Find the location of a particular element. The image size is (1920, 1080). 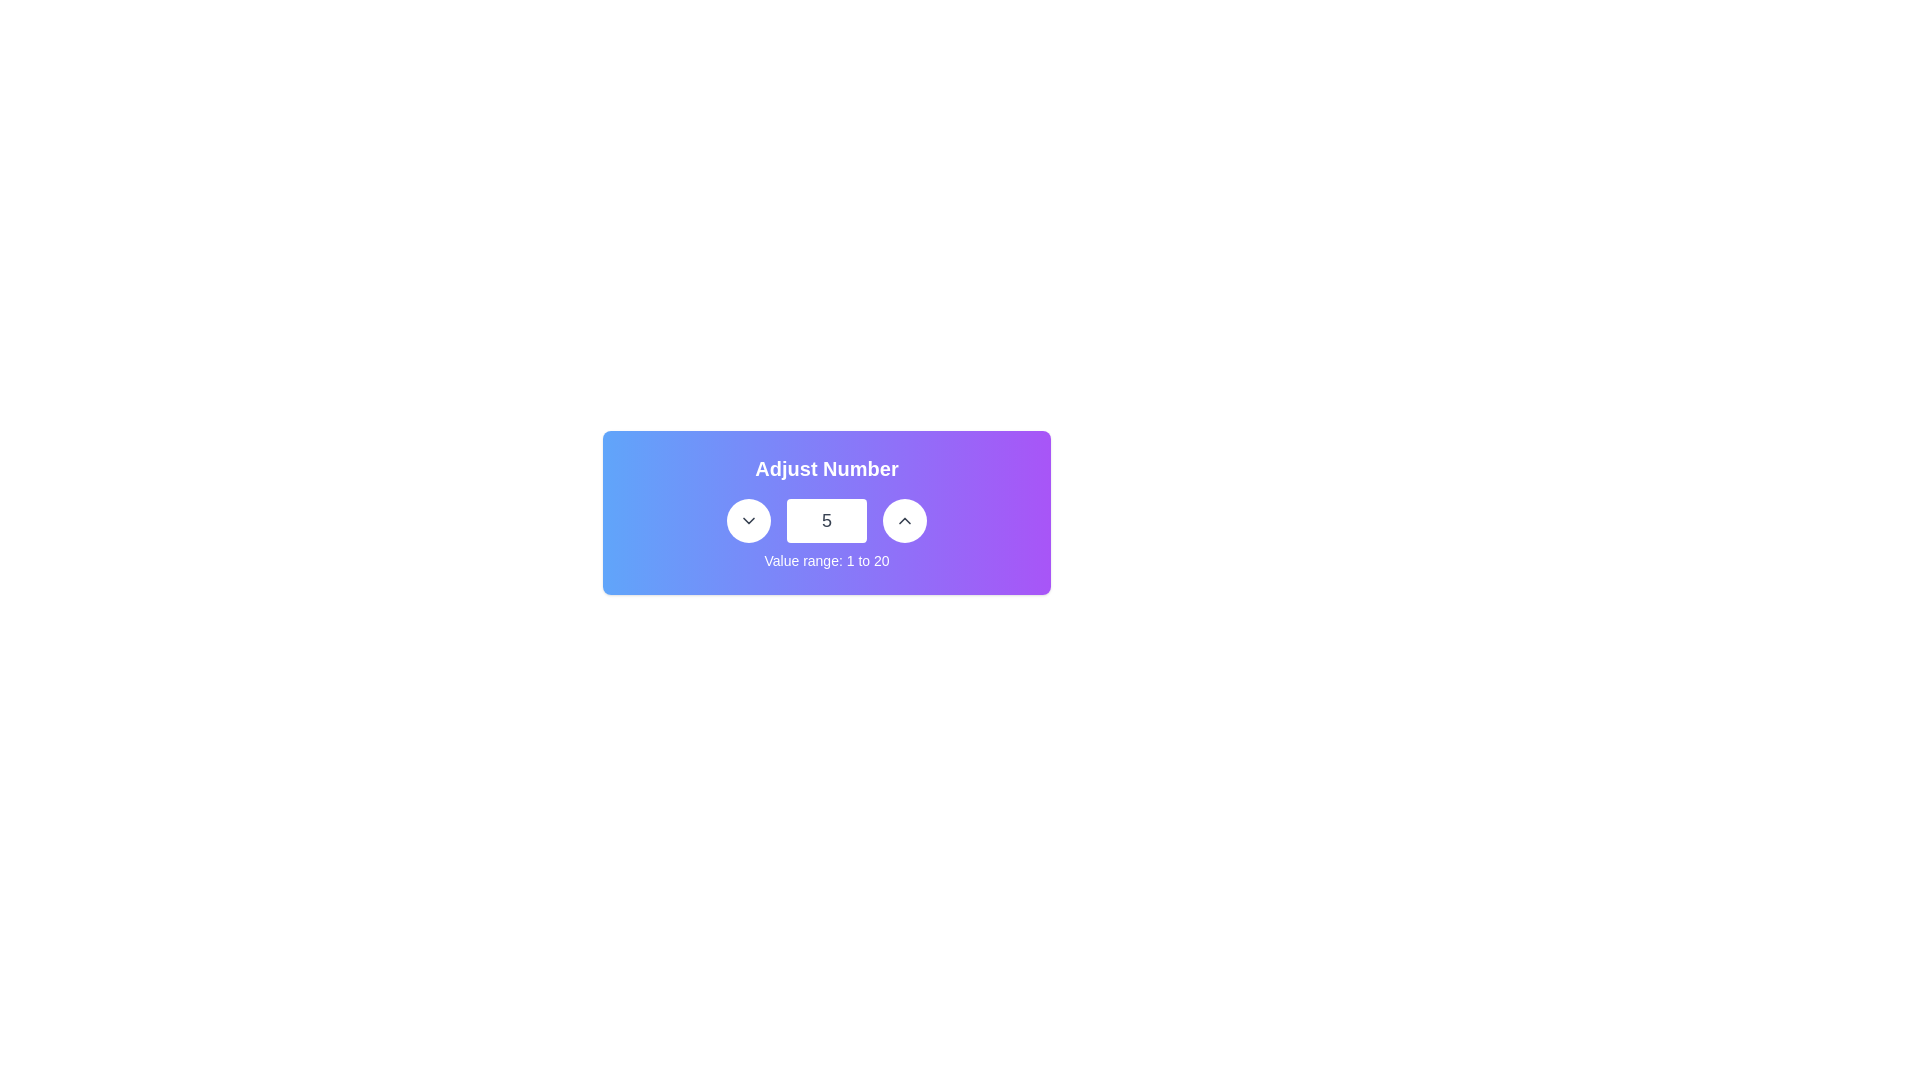

the upward-facing chevron increment button, which is styled with a minimalistic, outline design and located at the topmost region within a row of components is located at coordinates (904, 519).